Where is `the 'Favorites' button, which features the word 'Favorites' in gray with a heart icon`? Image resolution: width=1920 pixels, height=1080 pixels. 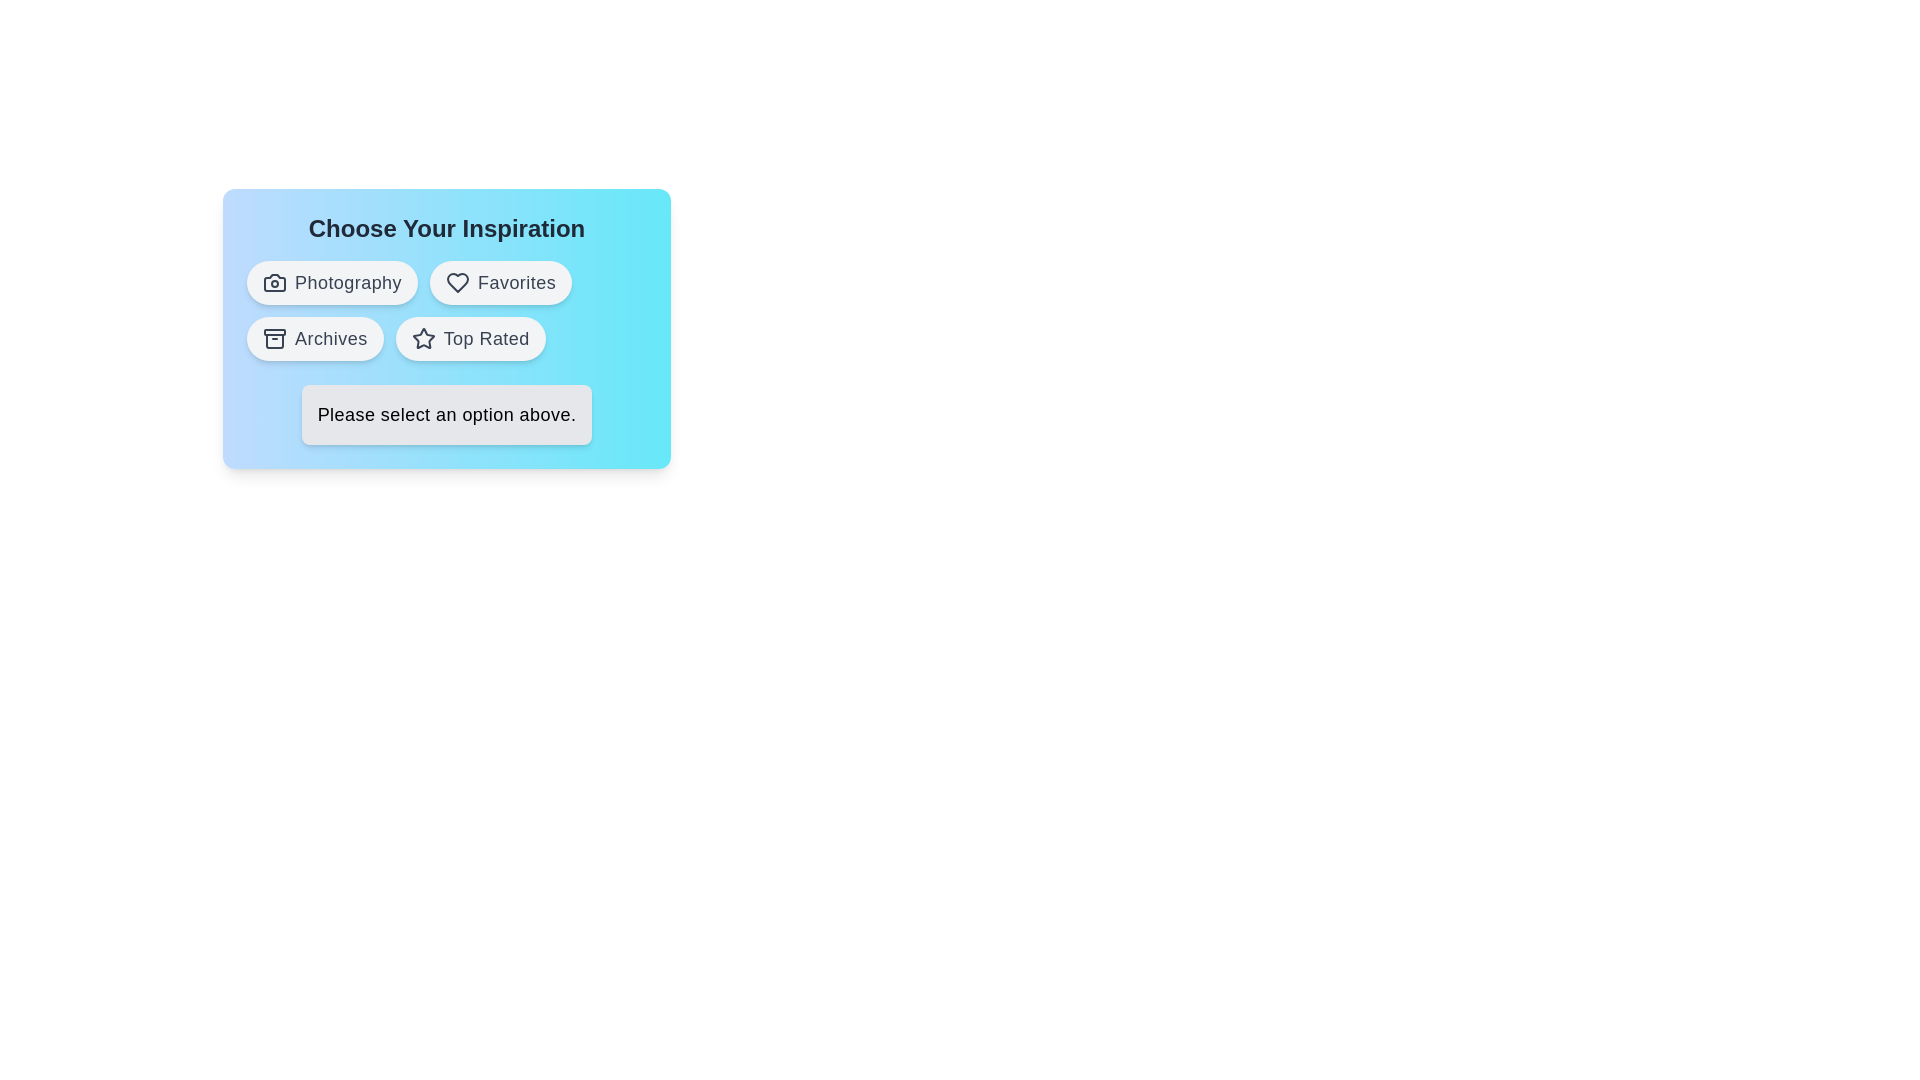 the 'Favorites' button, which features the word 'Favorites' in gray with a heart icon is located at coordinates (517, 282).